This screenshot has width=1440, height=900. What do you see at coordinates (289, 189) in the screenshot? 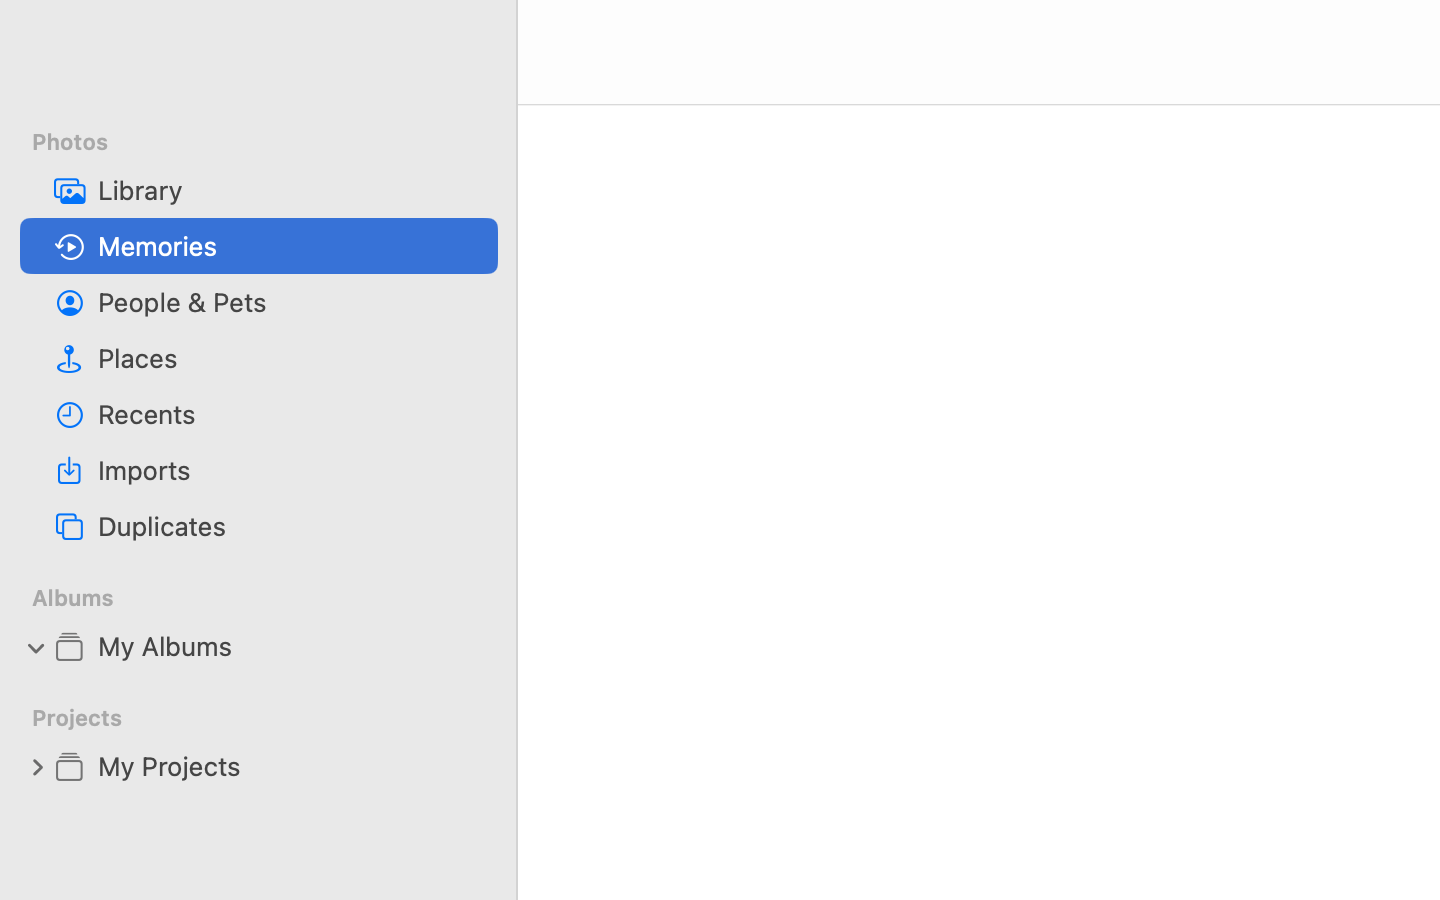
I see `'Library'` at bounding box center [289, 189].